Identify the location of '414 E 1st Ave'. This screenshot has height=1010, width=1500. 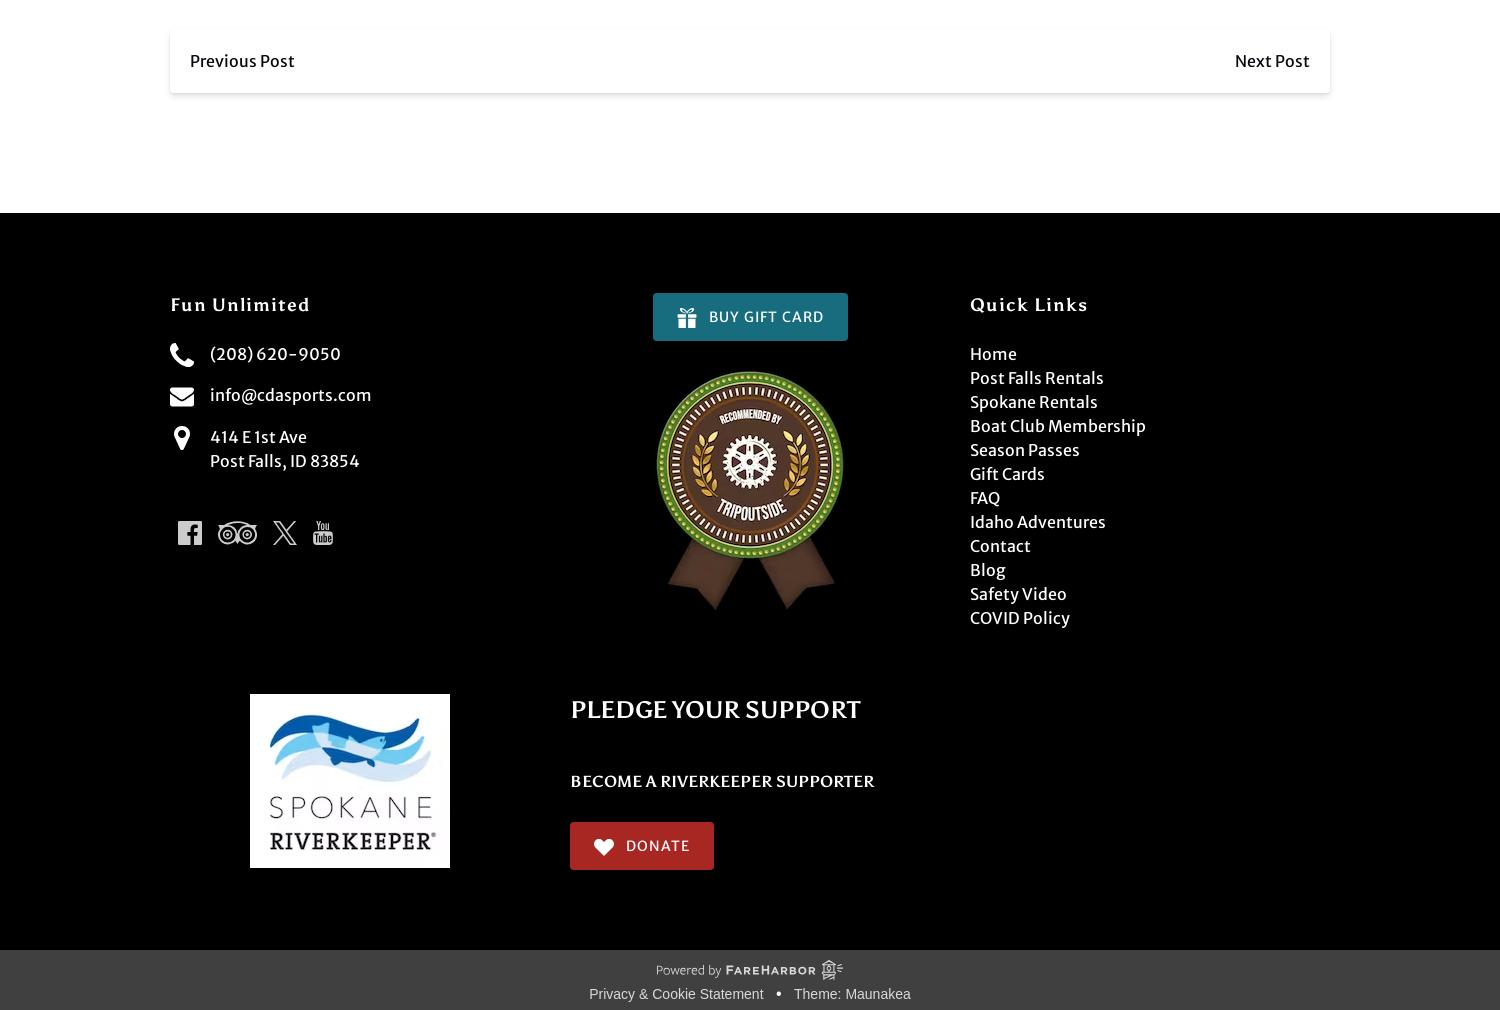
(258, 436).